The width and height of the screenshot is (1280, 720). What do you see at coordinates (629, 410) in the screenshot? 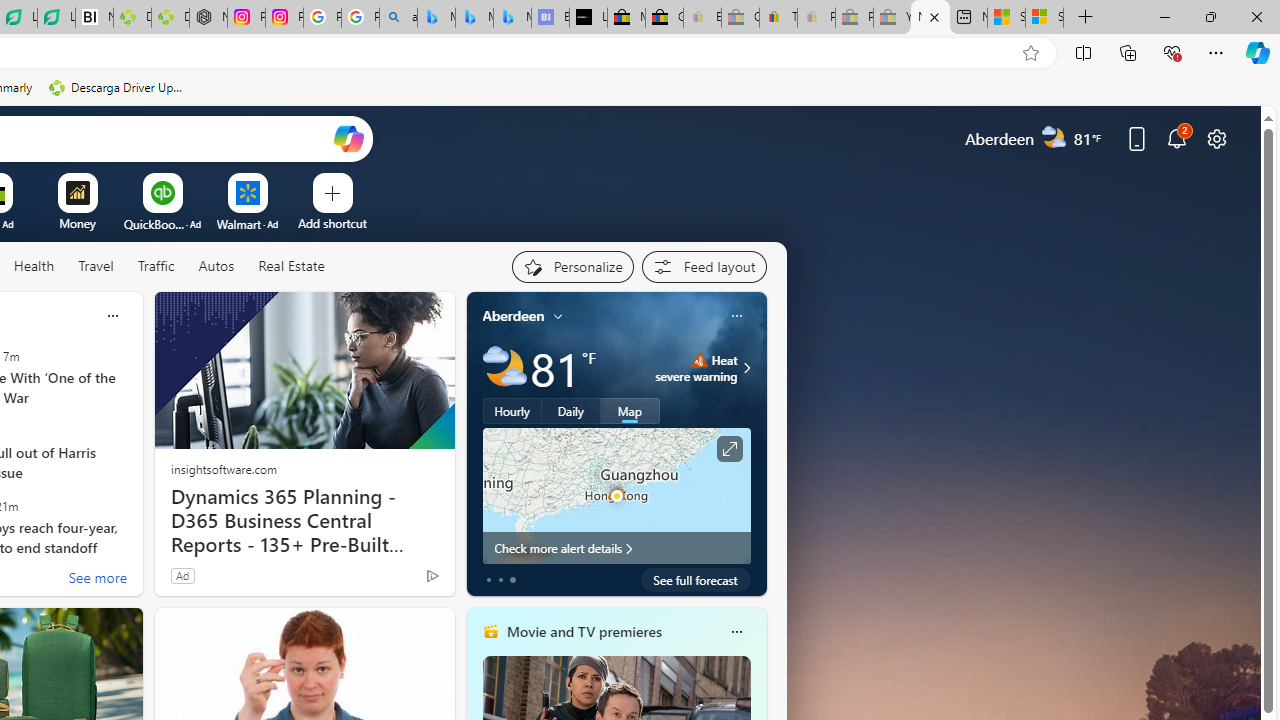
I see `'Map'` at bounding box center [629, 410].